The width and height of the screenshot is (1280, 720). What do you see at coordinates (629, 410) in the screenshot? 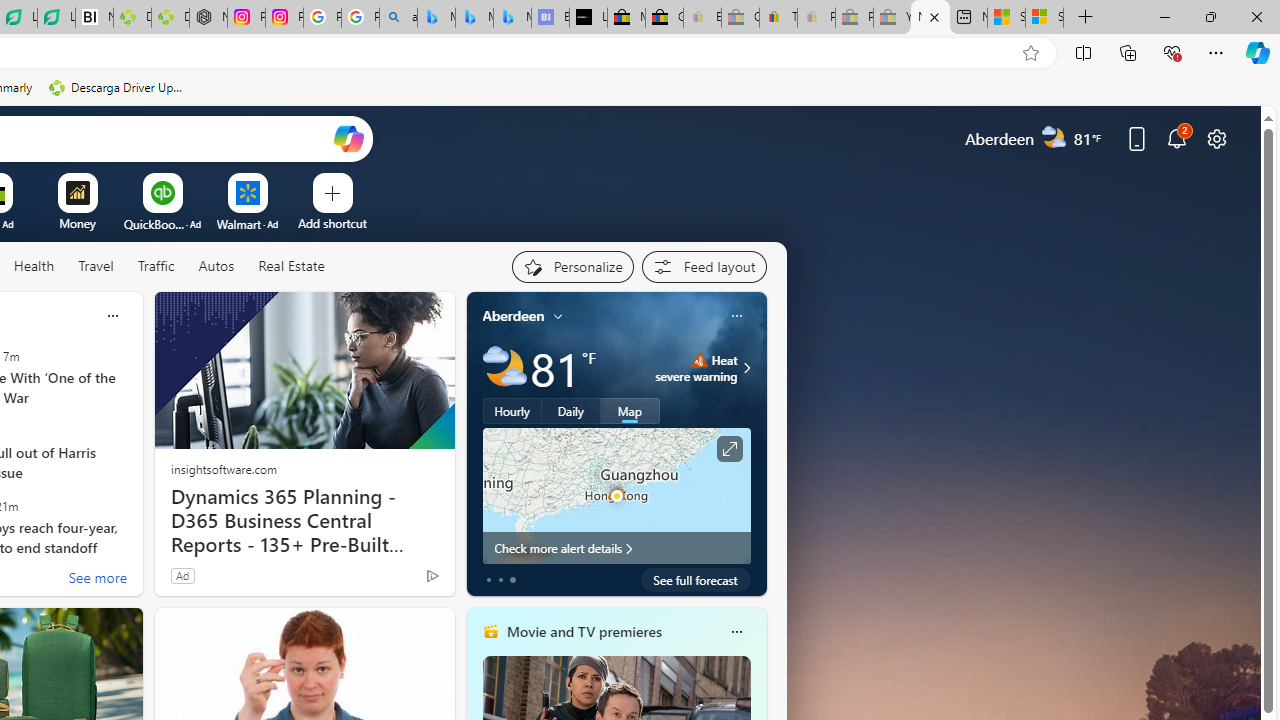
I see `'Map'` at bounding box center [629, 410].